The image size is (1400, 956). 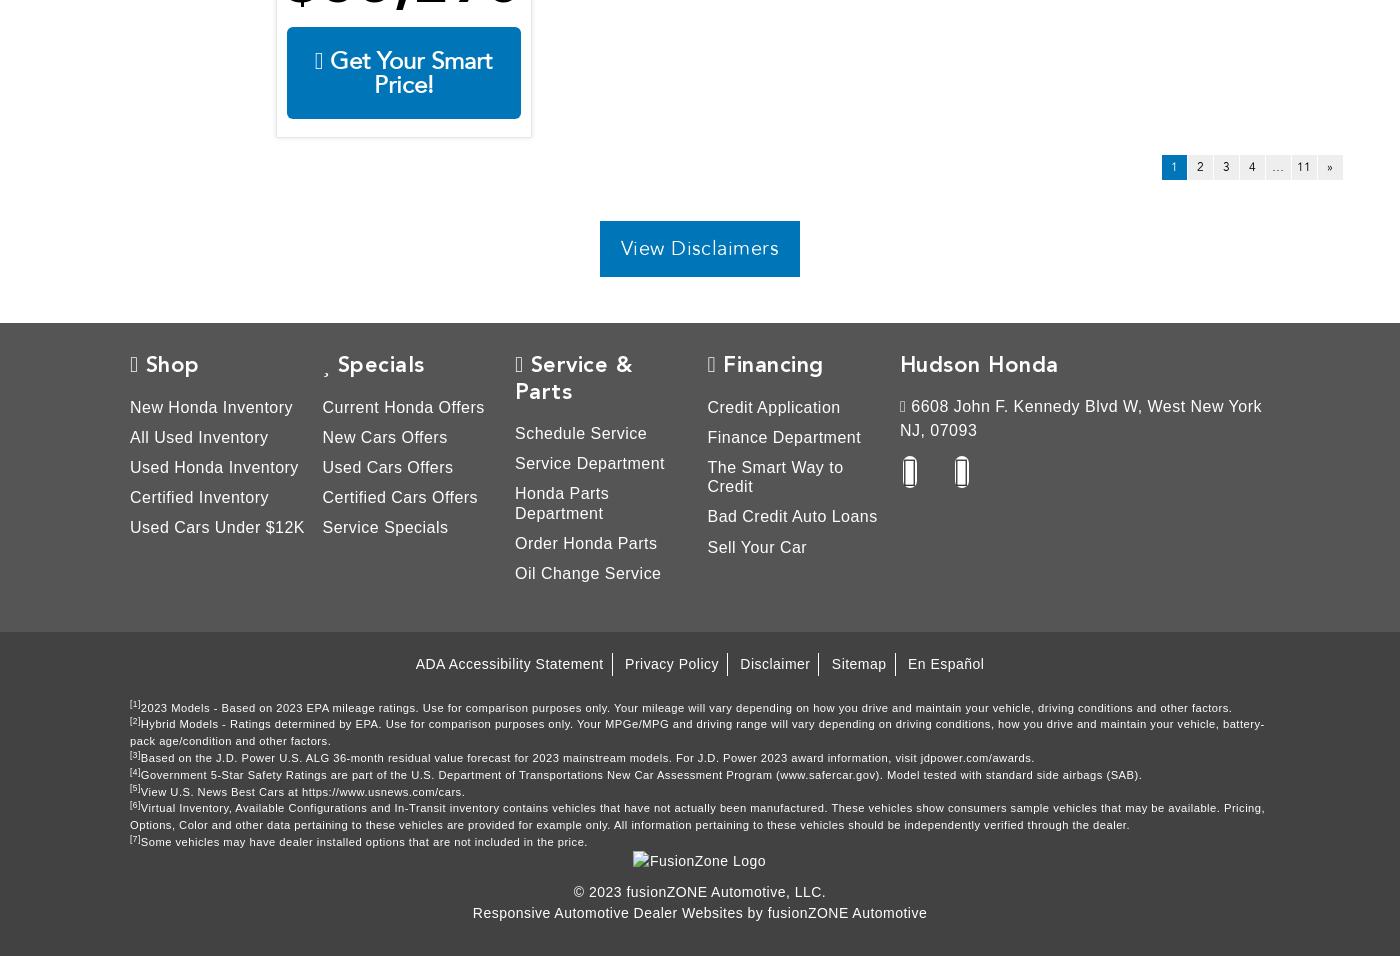 What do you see at coordinates (699, 890) in the screenshot?
I see `'© 2023 fusionZONE Automotive, LLC.'` at bounding box center [699, 890].